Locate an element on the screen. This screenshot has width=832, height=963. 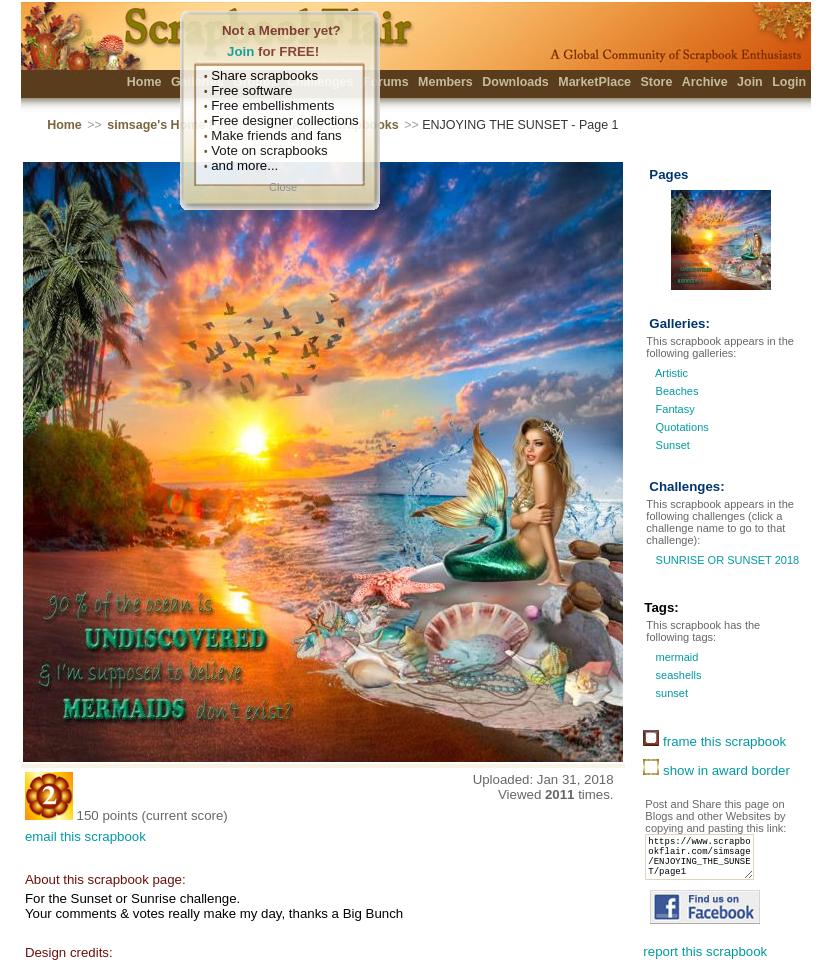
'Make friends and fans' is located at coordinates (272, 135).